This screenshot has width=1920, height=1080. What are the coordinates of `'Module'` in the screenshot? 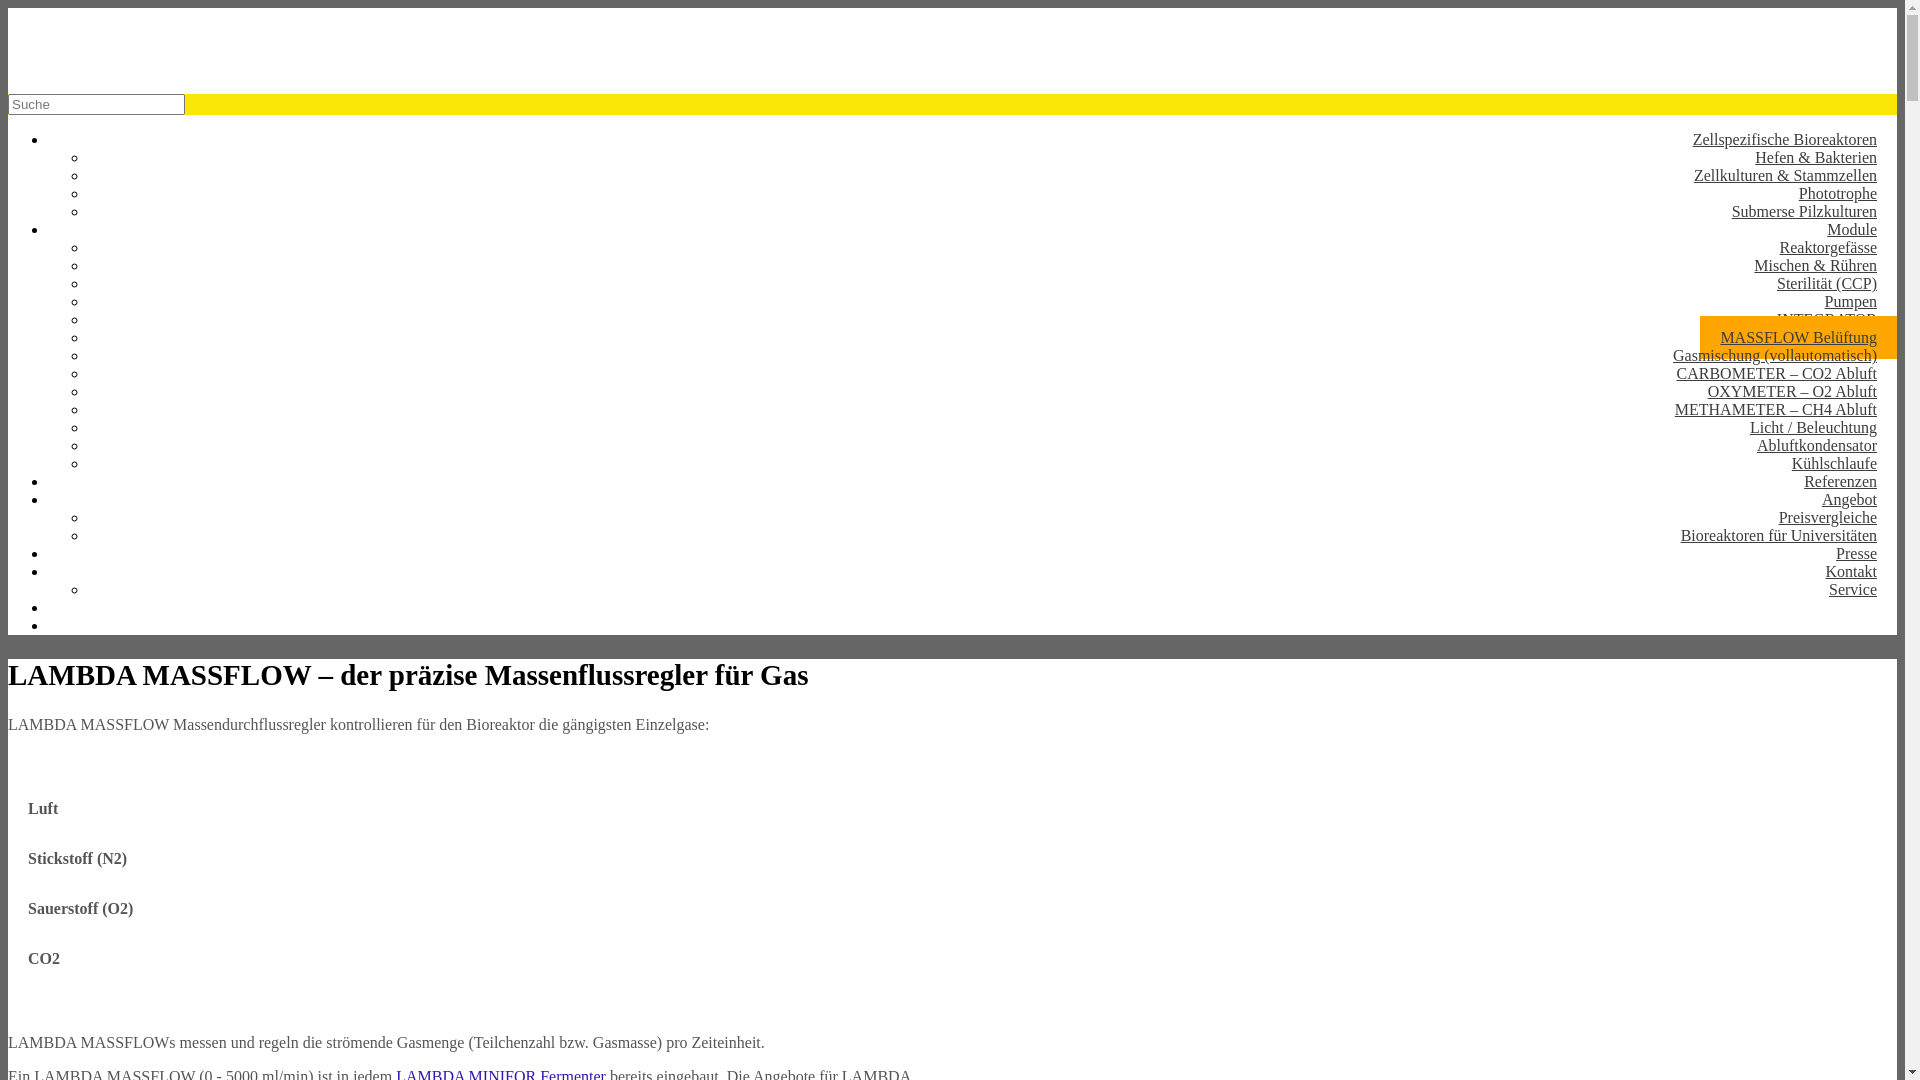 It's located at (1851, 228).